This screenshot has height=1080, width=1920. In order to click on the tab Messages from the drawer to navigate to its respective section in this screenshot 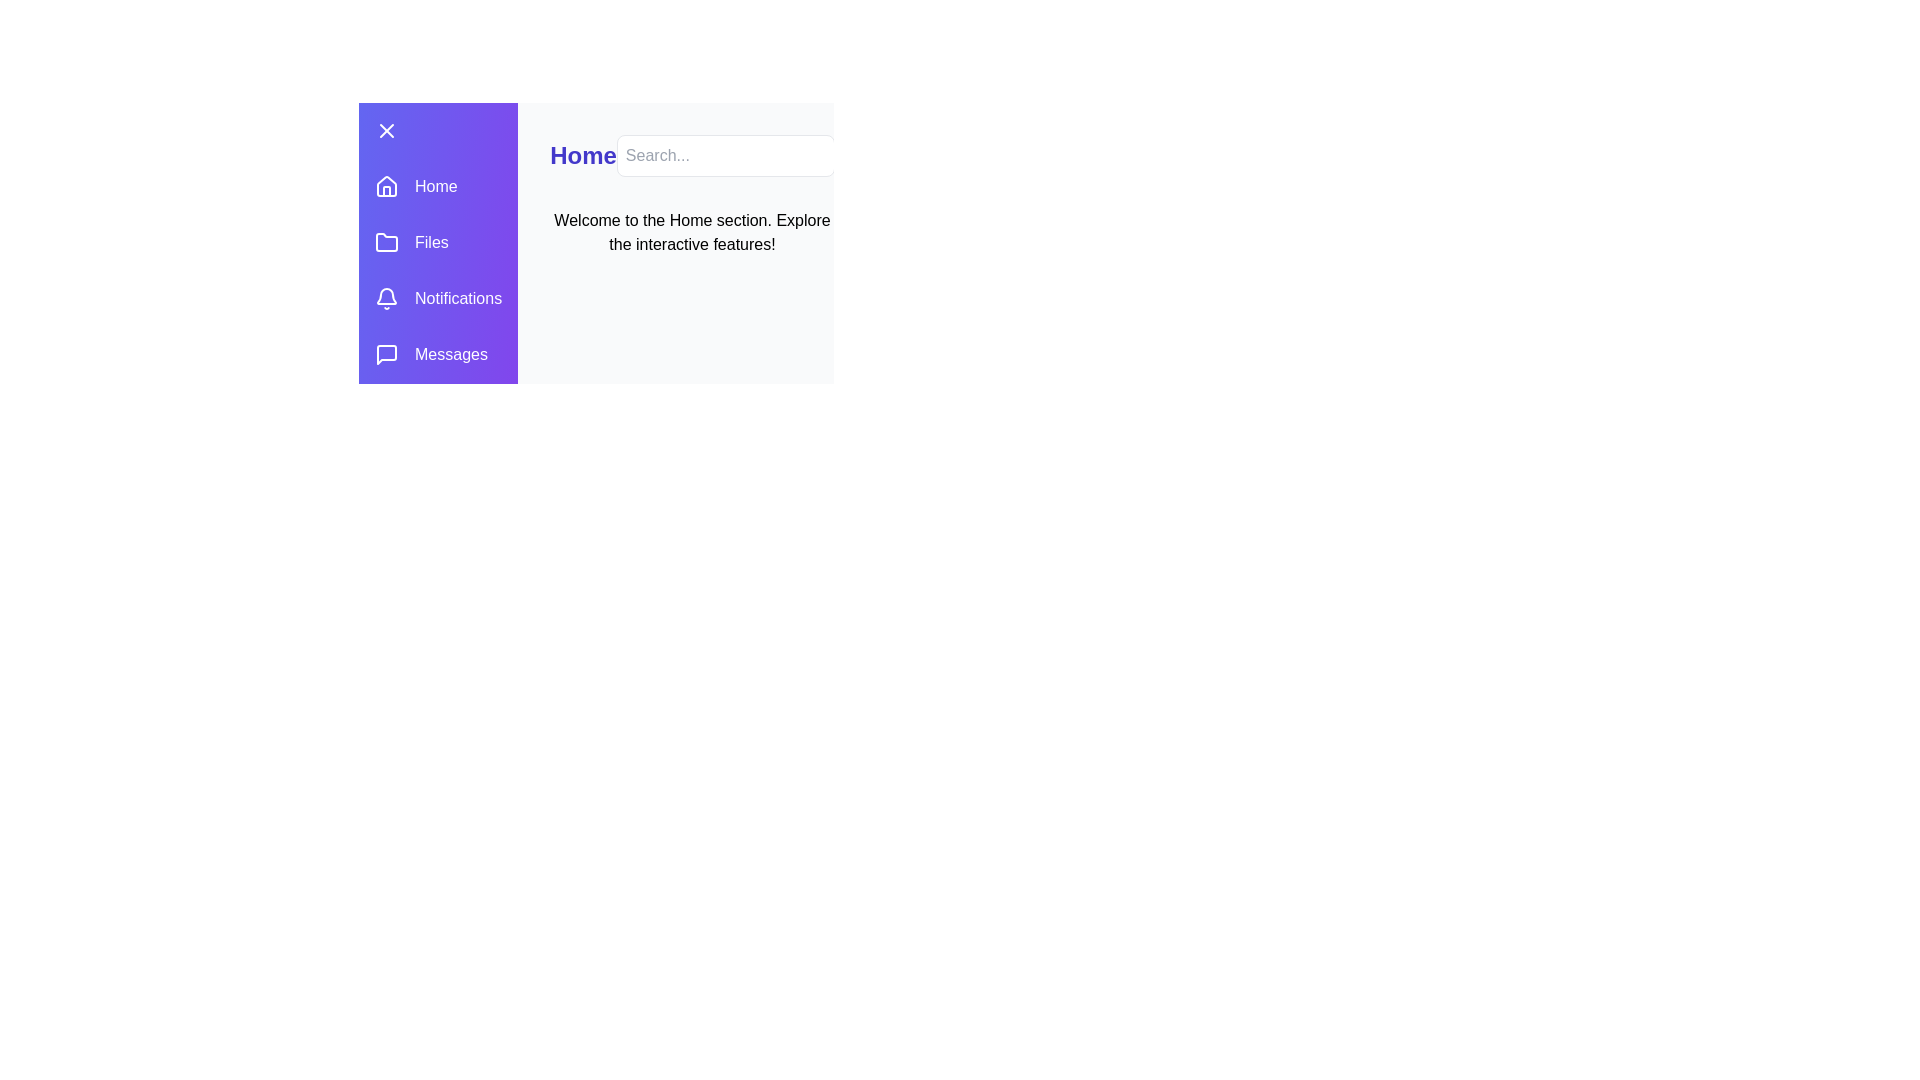, I will do `click(436, 353)`.